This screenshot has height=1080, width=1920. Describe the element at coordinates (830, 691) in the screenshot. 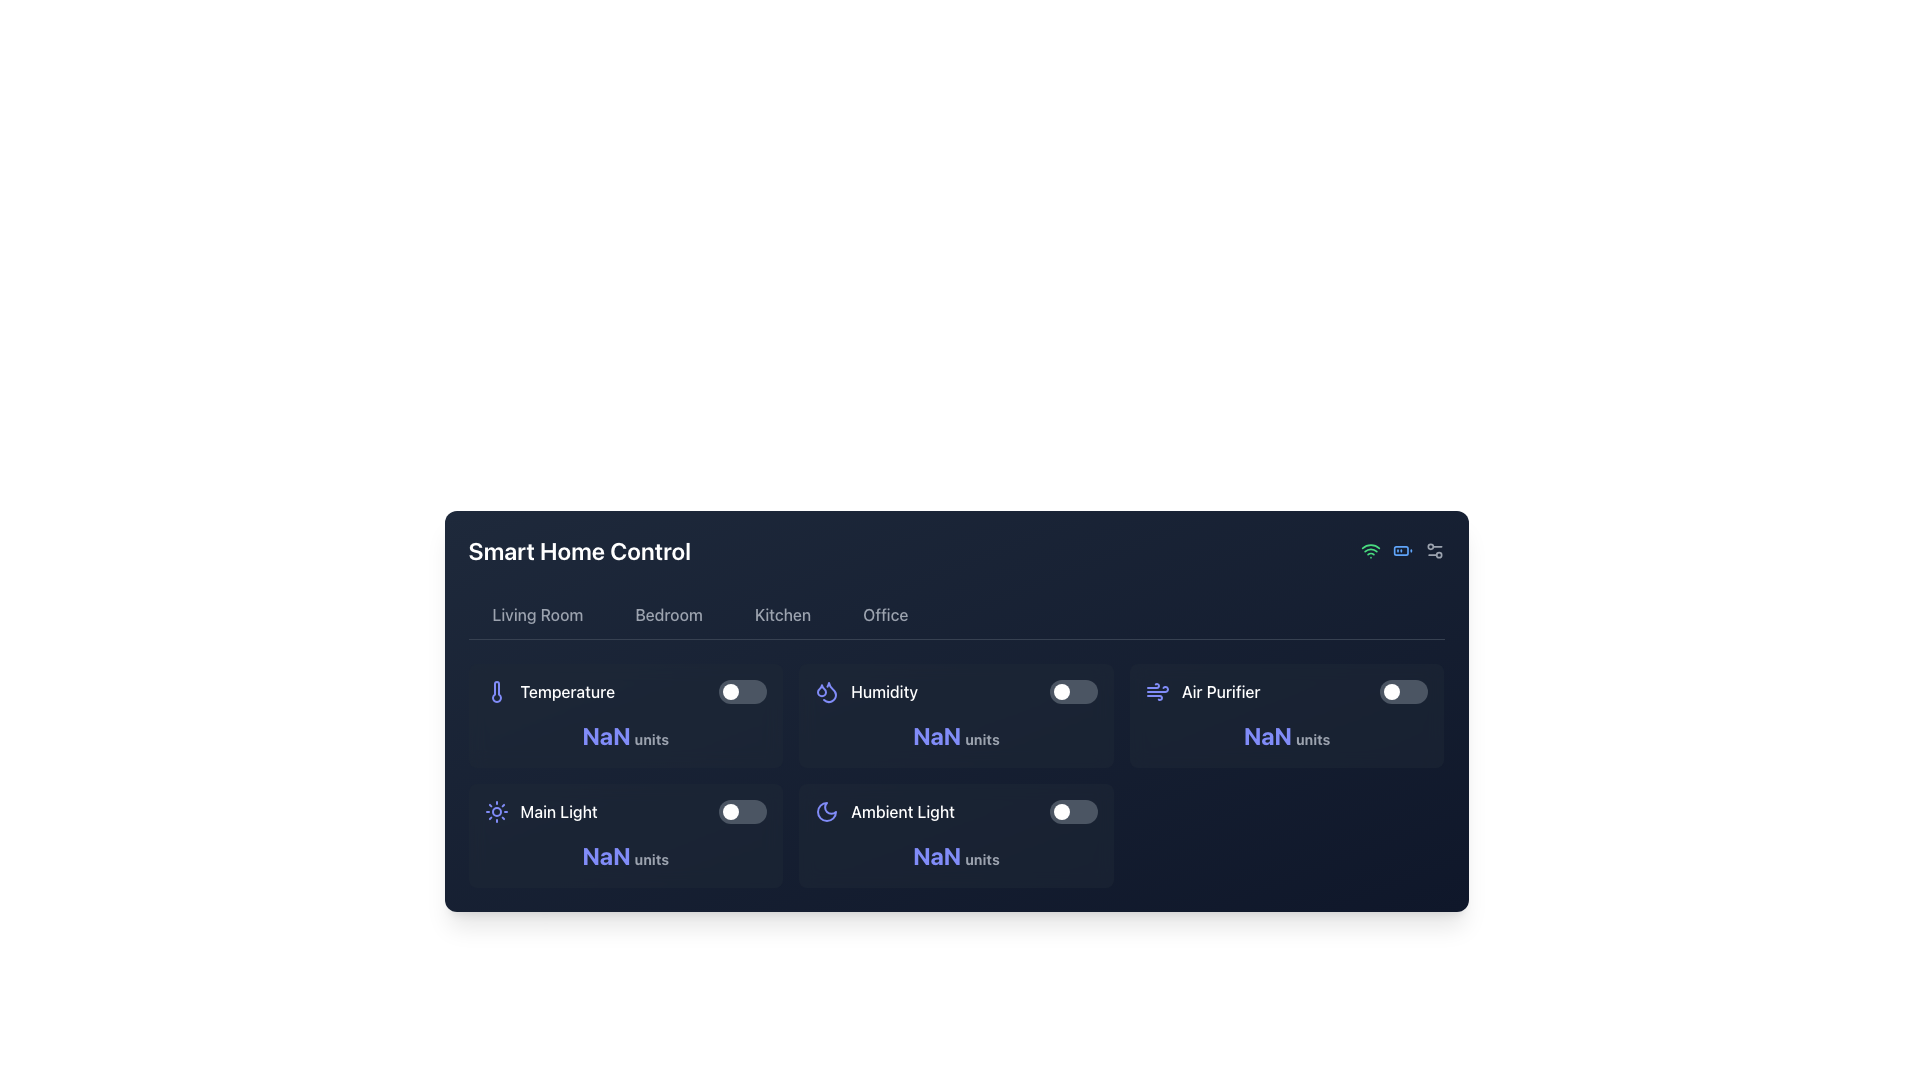

I see `the second droplet-shaped icon with a blue outline in the 'Humidity' control card located in the upper section of the interface` at that location.